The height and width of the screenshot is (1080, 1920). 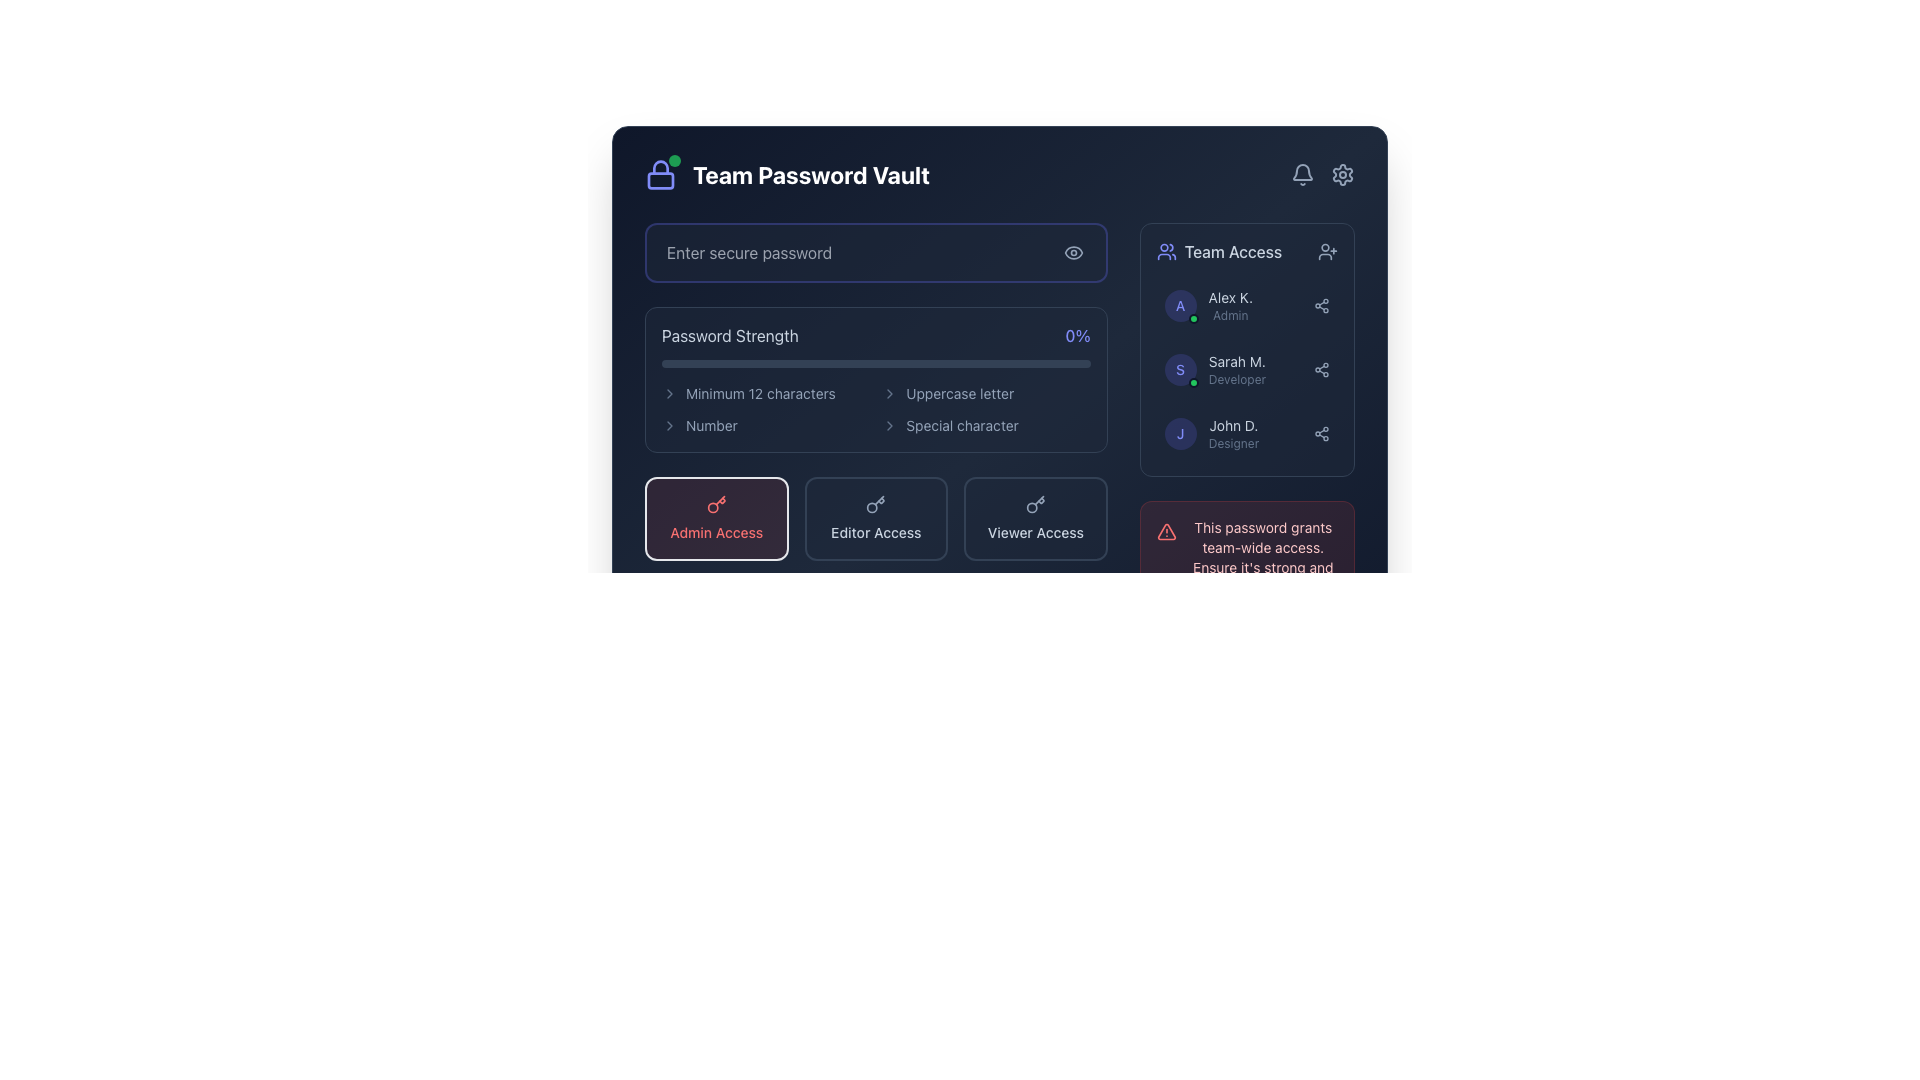 I want to click on the informational text label indicating a password requirement of having a minimum of 12 characters, located below 'Password Strength' and adjacent to a chevron icon, so click(x=759, y=393).